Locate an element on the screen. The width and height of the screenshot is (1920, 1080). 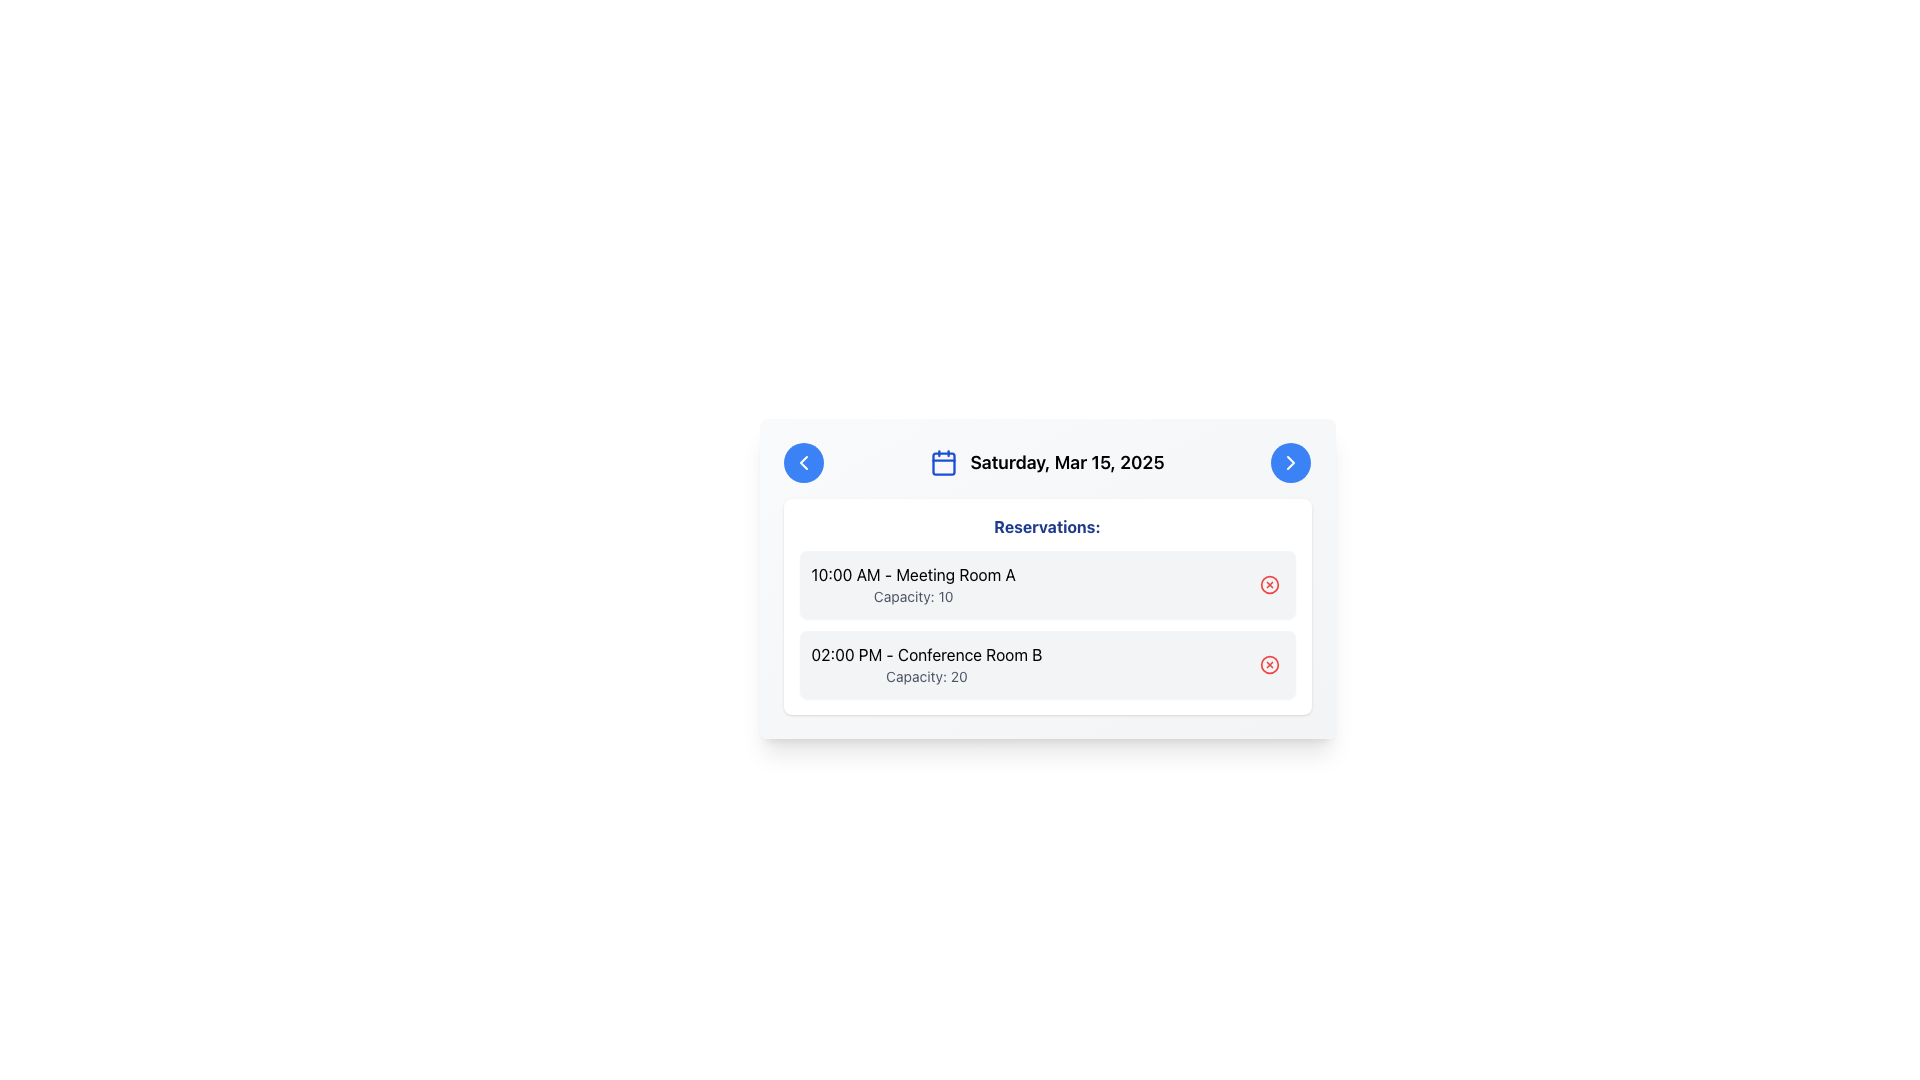
the left navigational control icon, which is located inside a blue circular background button in the top-left section of the interface is located at coordinates (803, 462).